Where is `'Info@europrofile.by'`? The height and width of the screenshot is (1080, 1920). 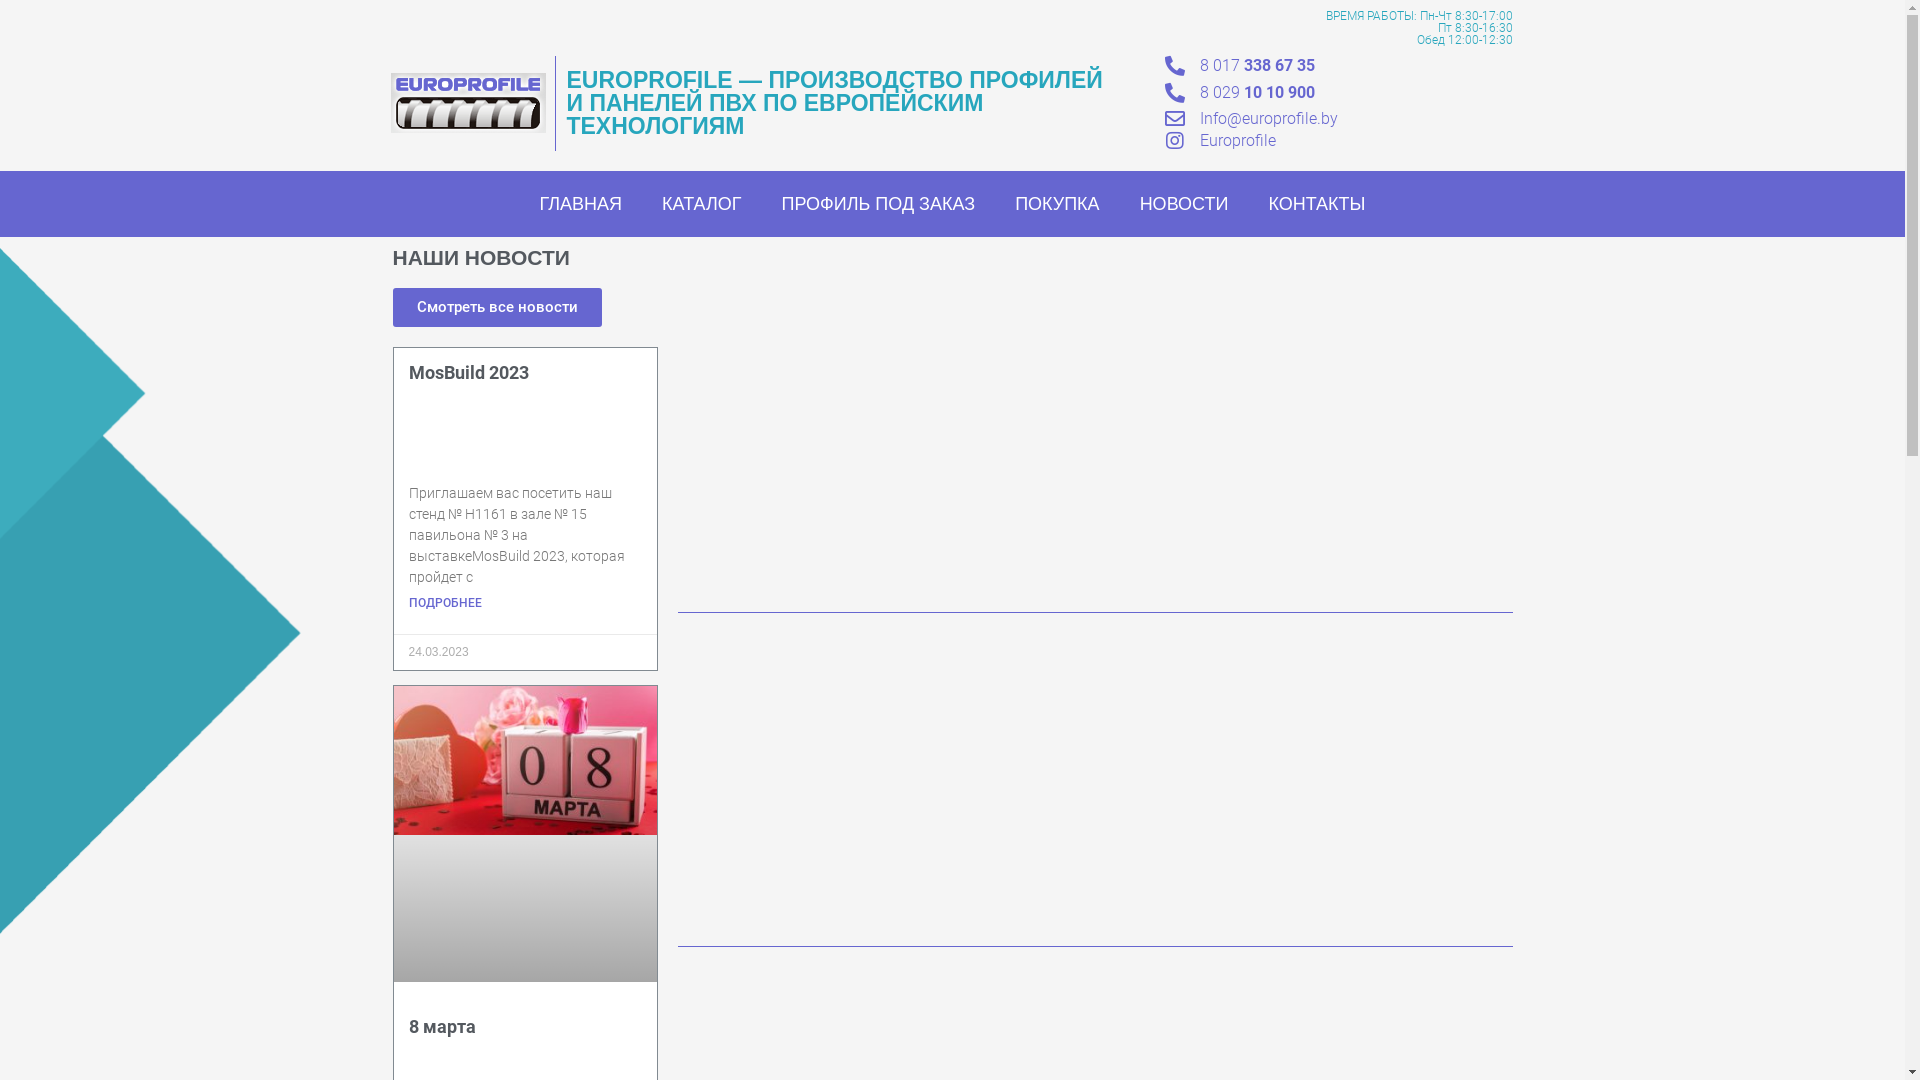 'Info@europrofile.by' is located at coordinates (1267, 118).